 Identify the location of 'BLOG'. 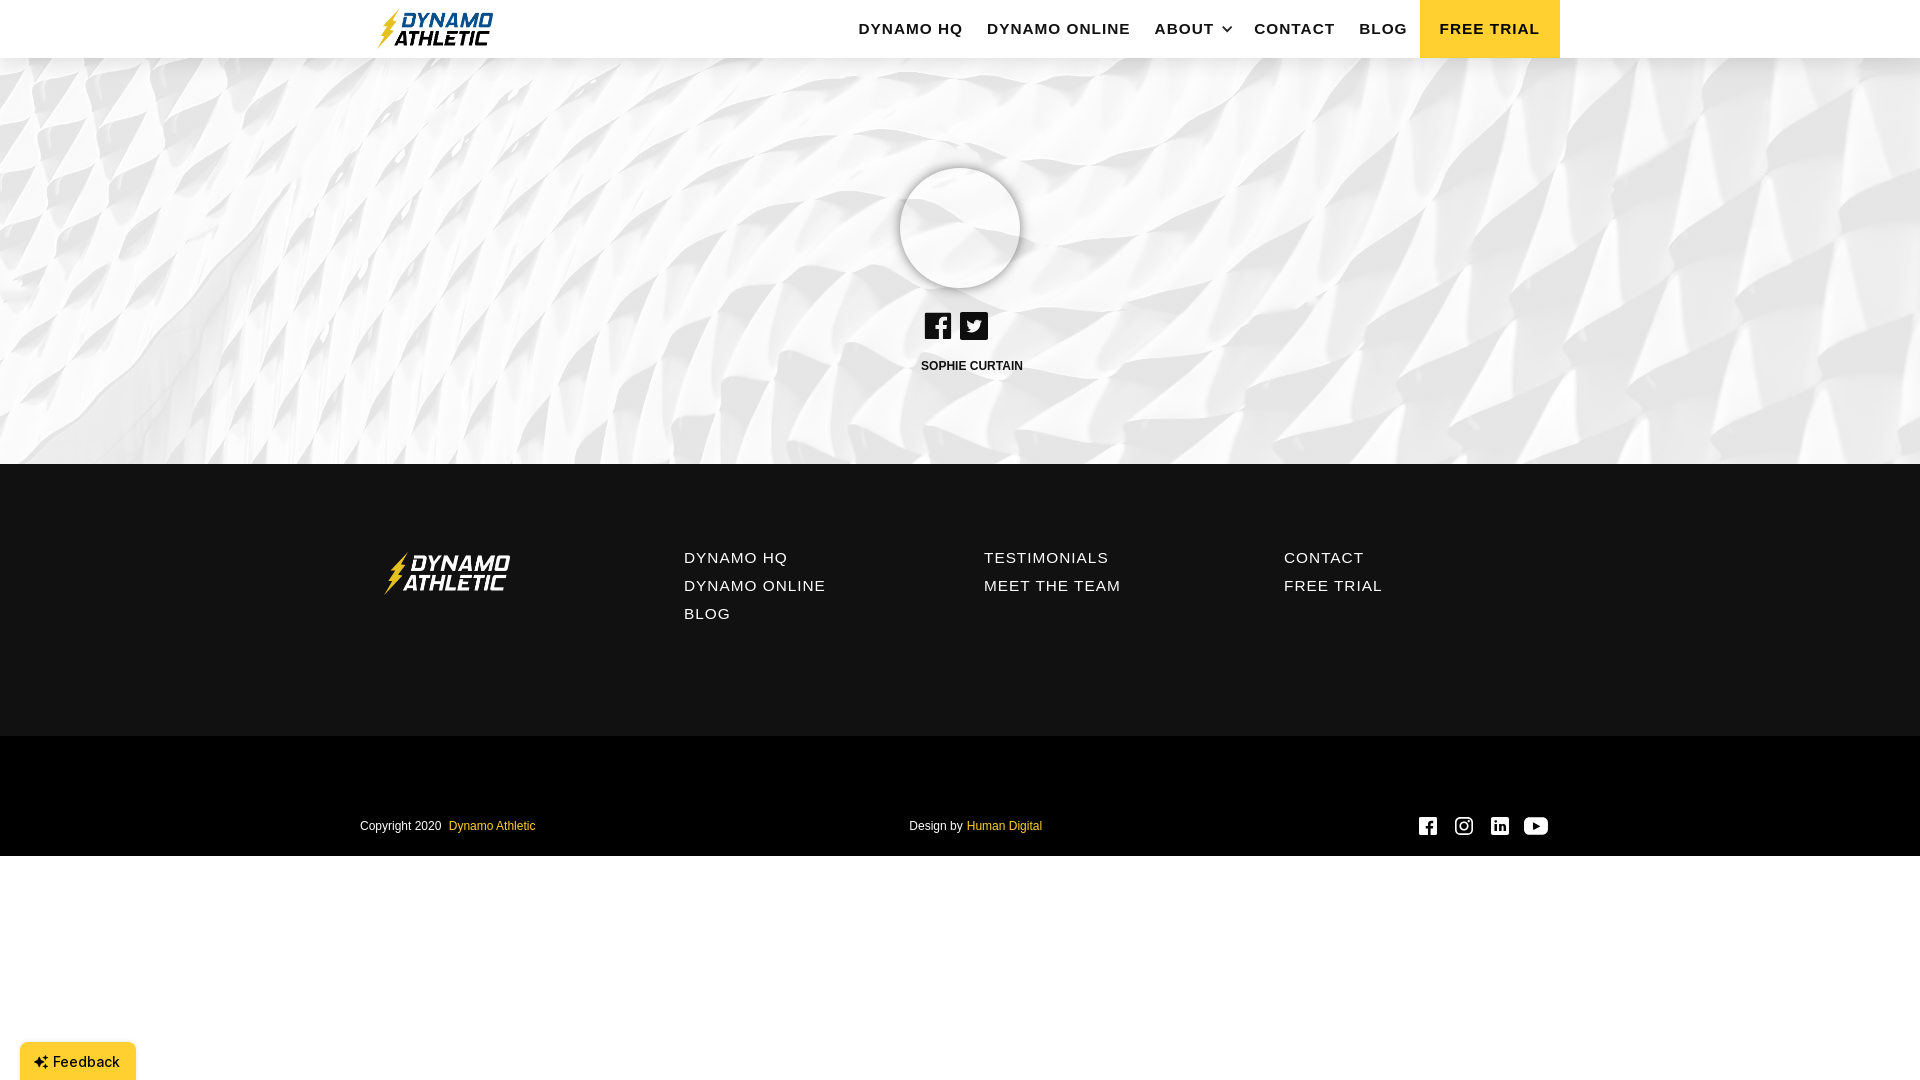
(1381, 29).